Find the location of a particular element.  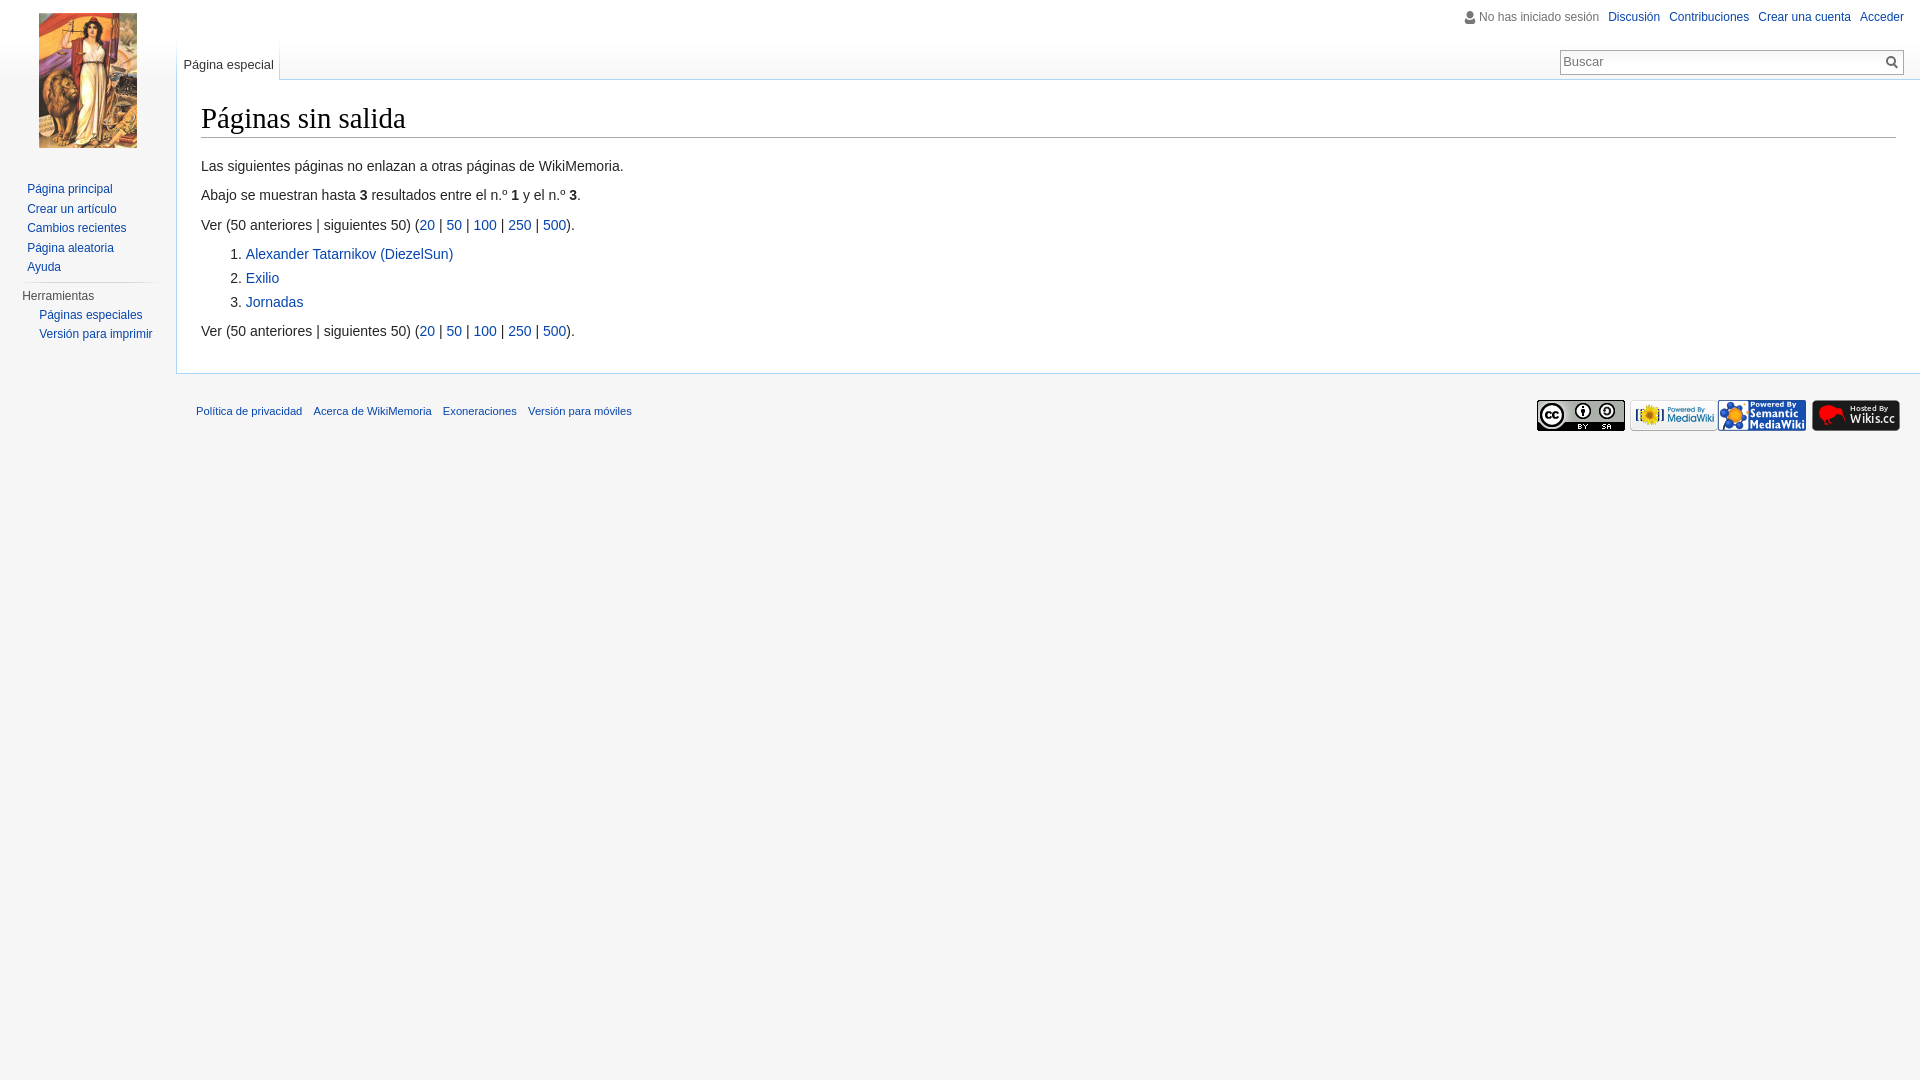

'Contribuciones' is located at coordinates (1707, 16).